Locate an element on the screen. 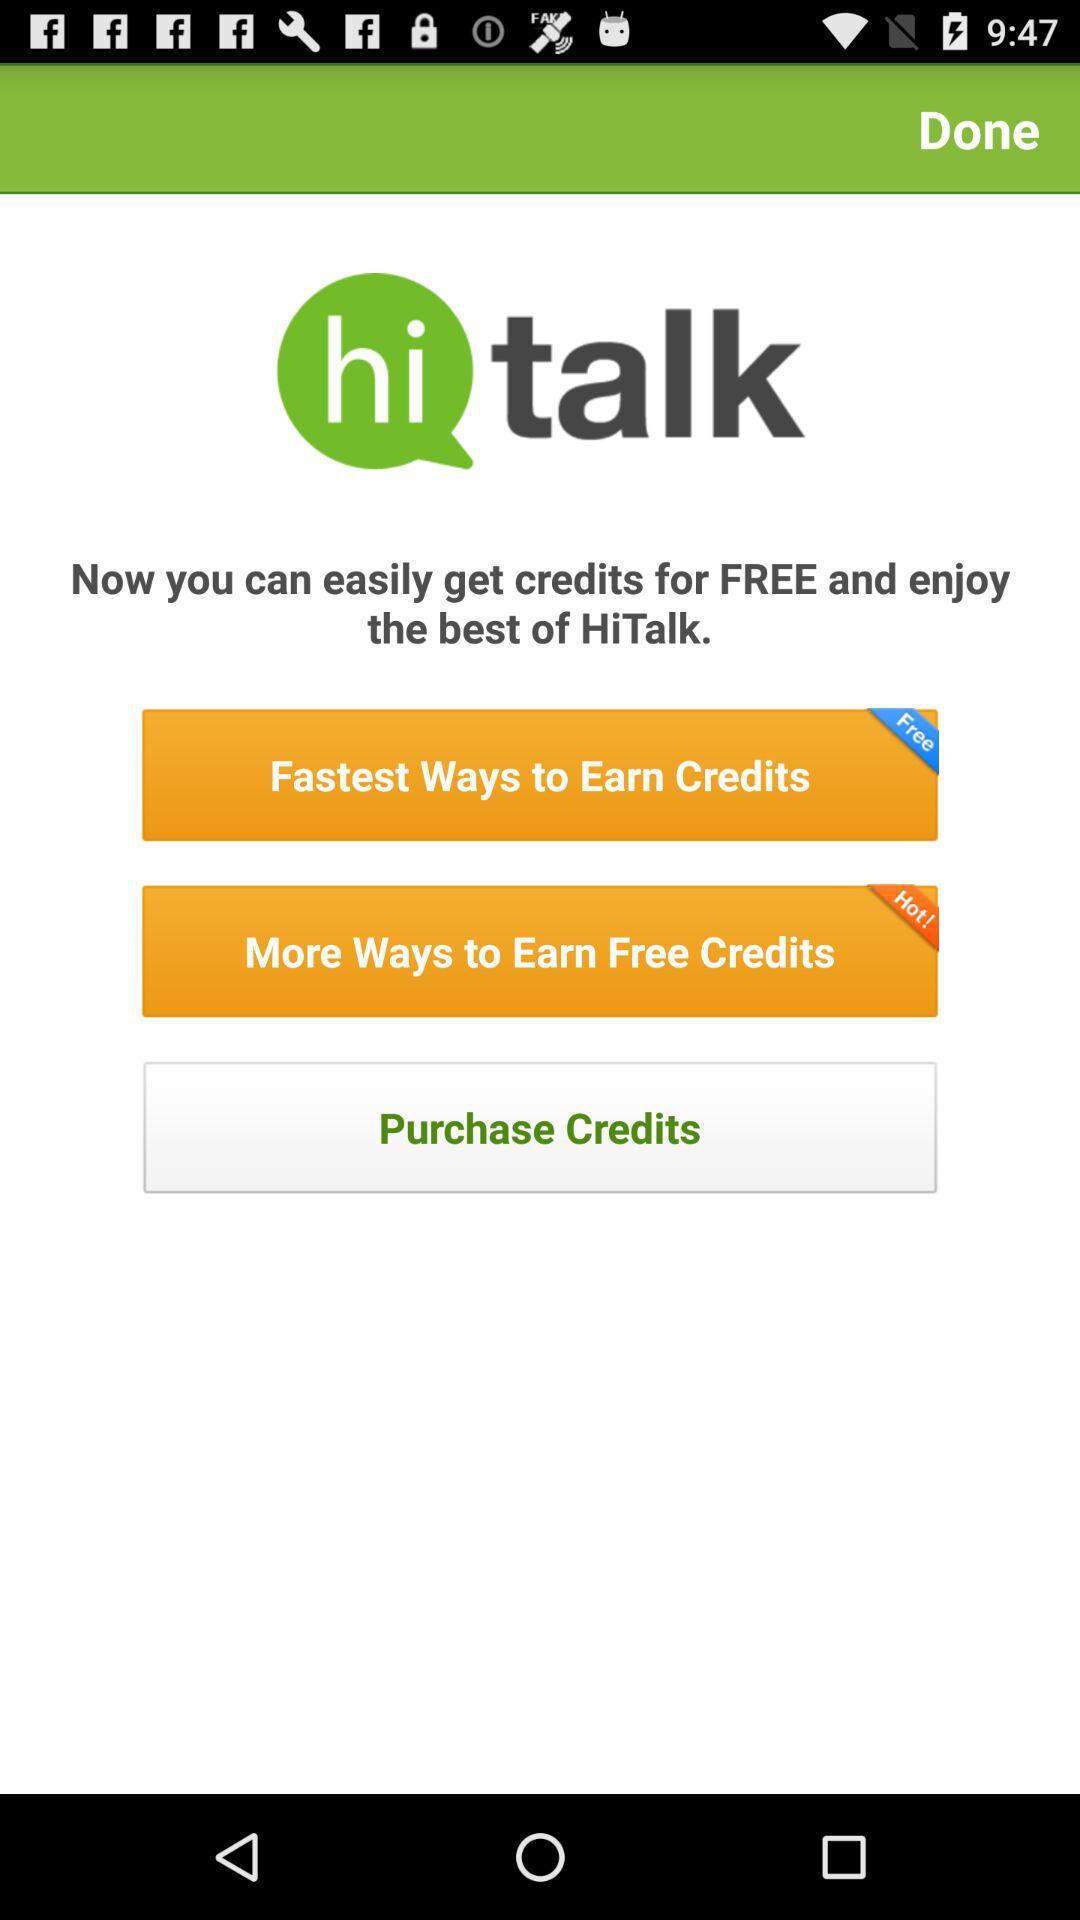  purchase credits is located at coordinates (540, 1127).